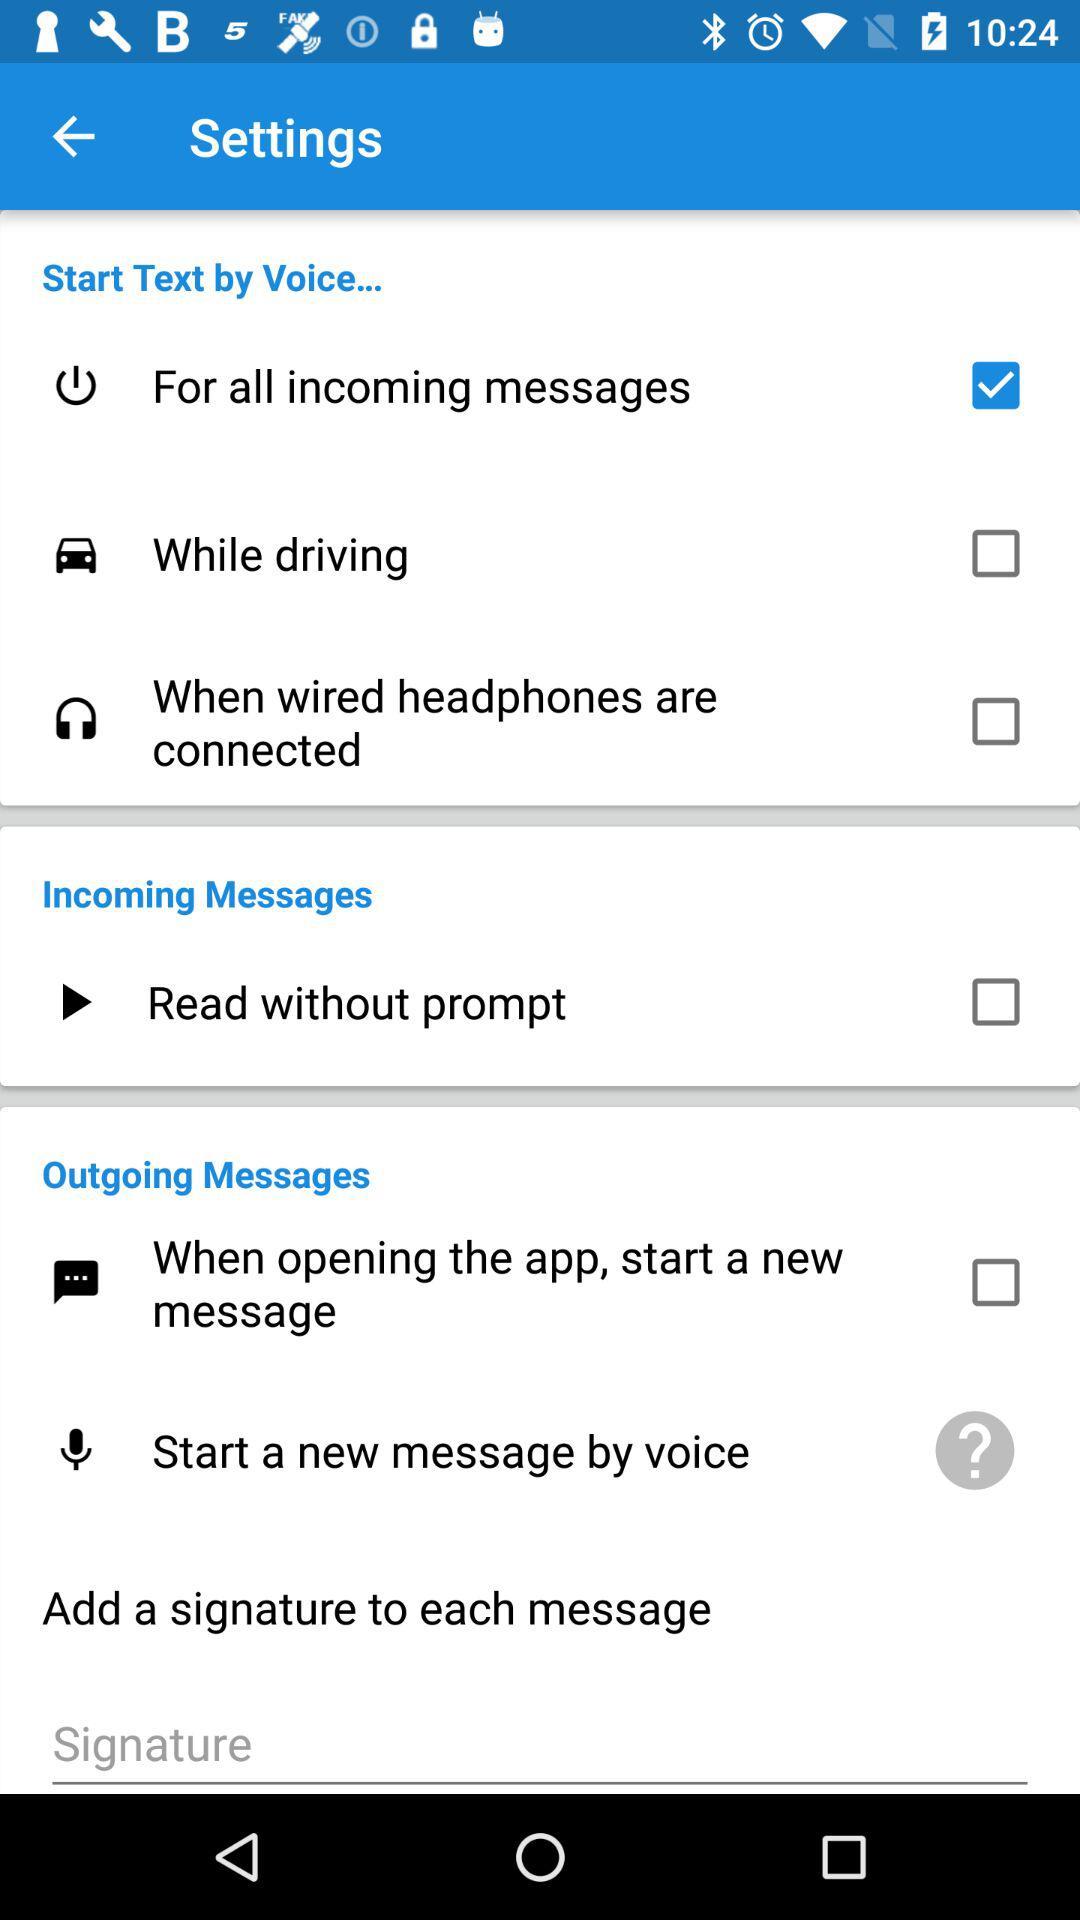 The image size is (1080, 1920). Describe the element at coordinates (72, 135) in the screenshot. I see `the item next to the settings icon` at that location.